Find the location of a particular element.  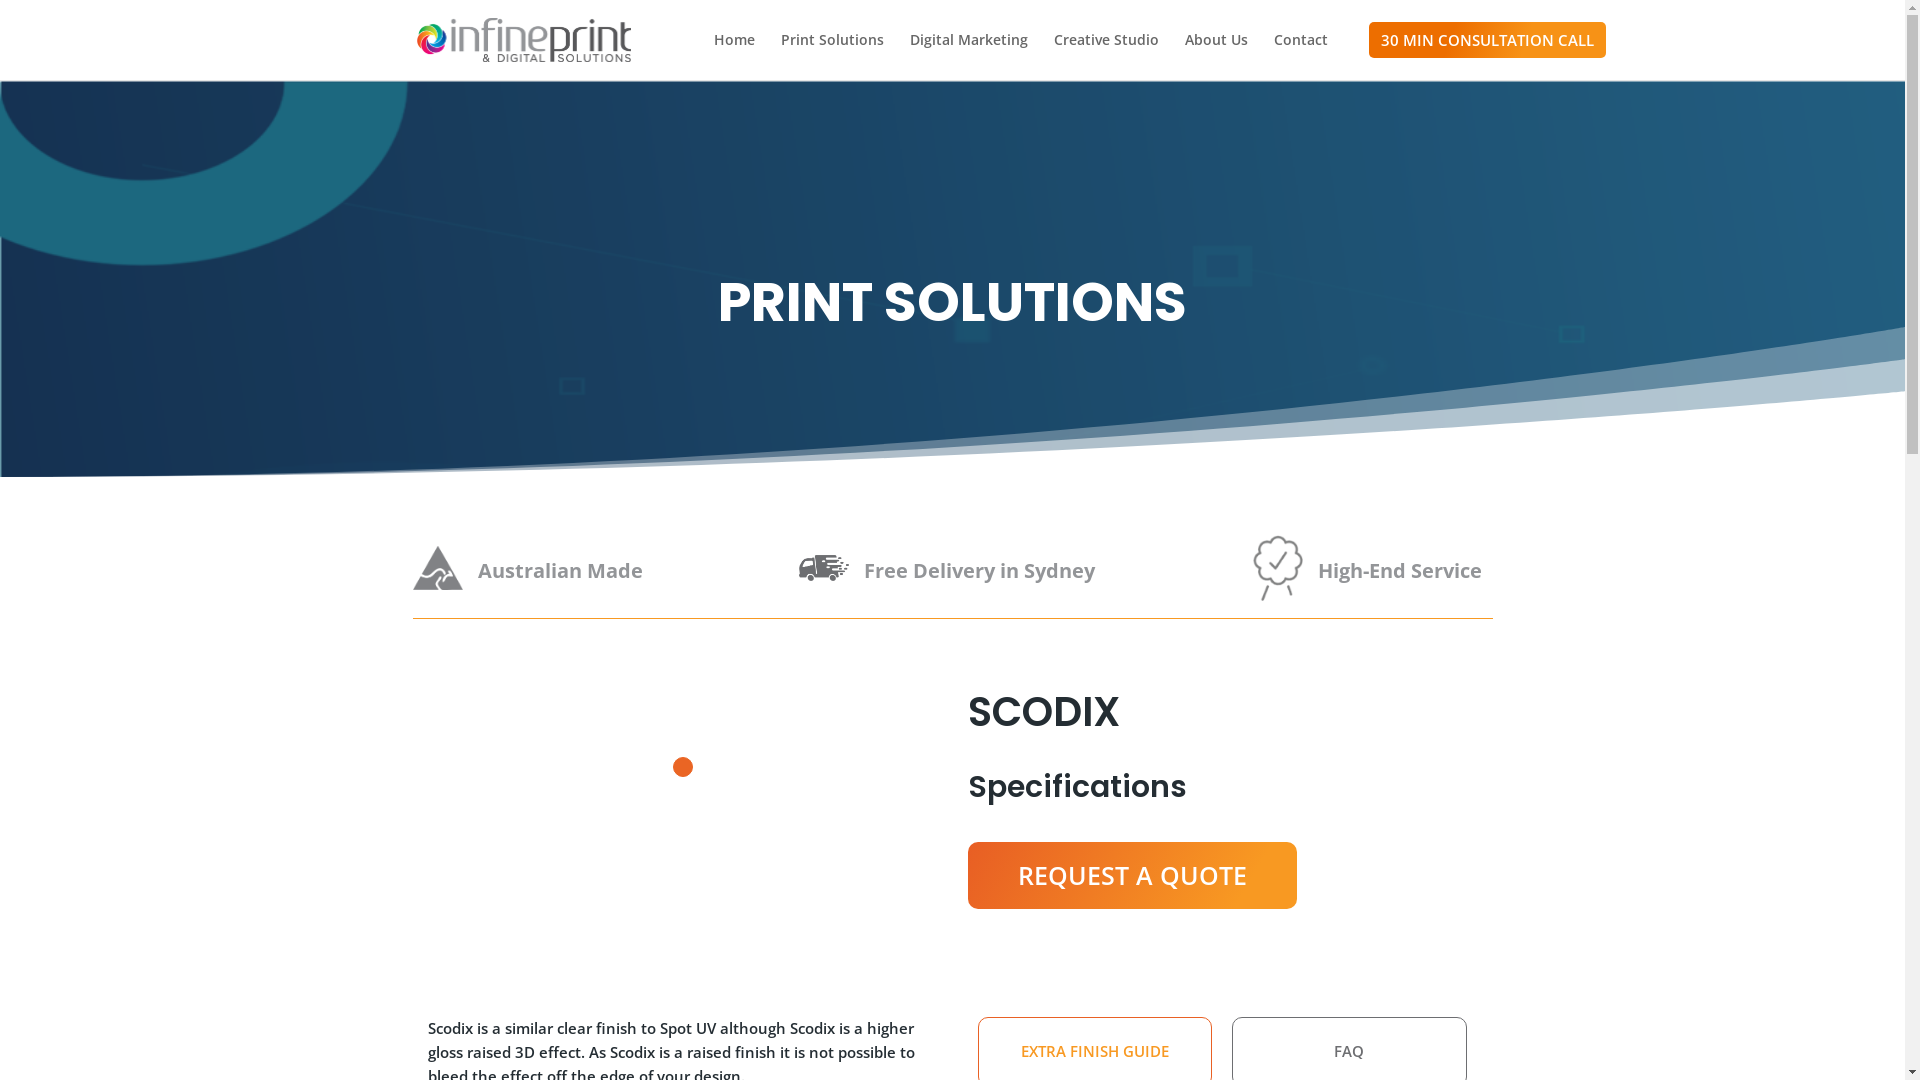

'Creative Studio' is located at coordinates (1053, 55).